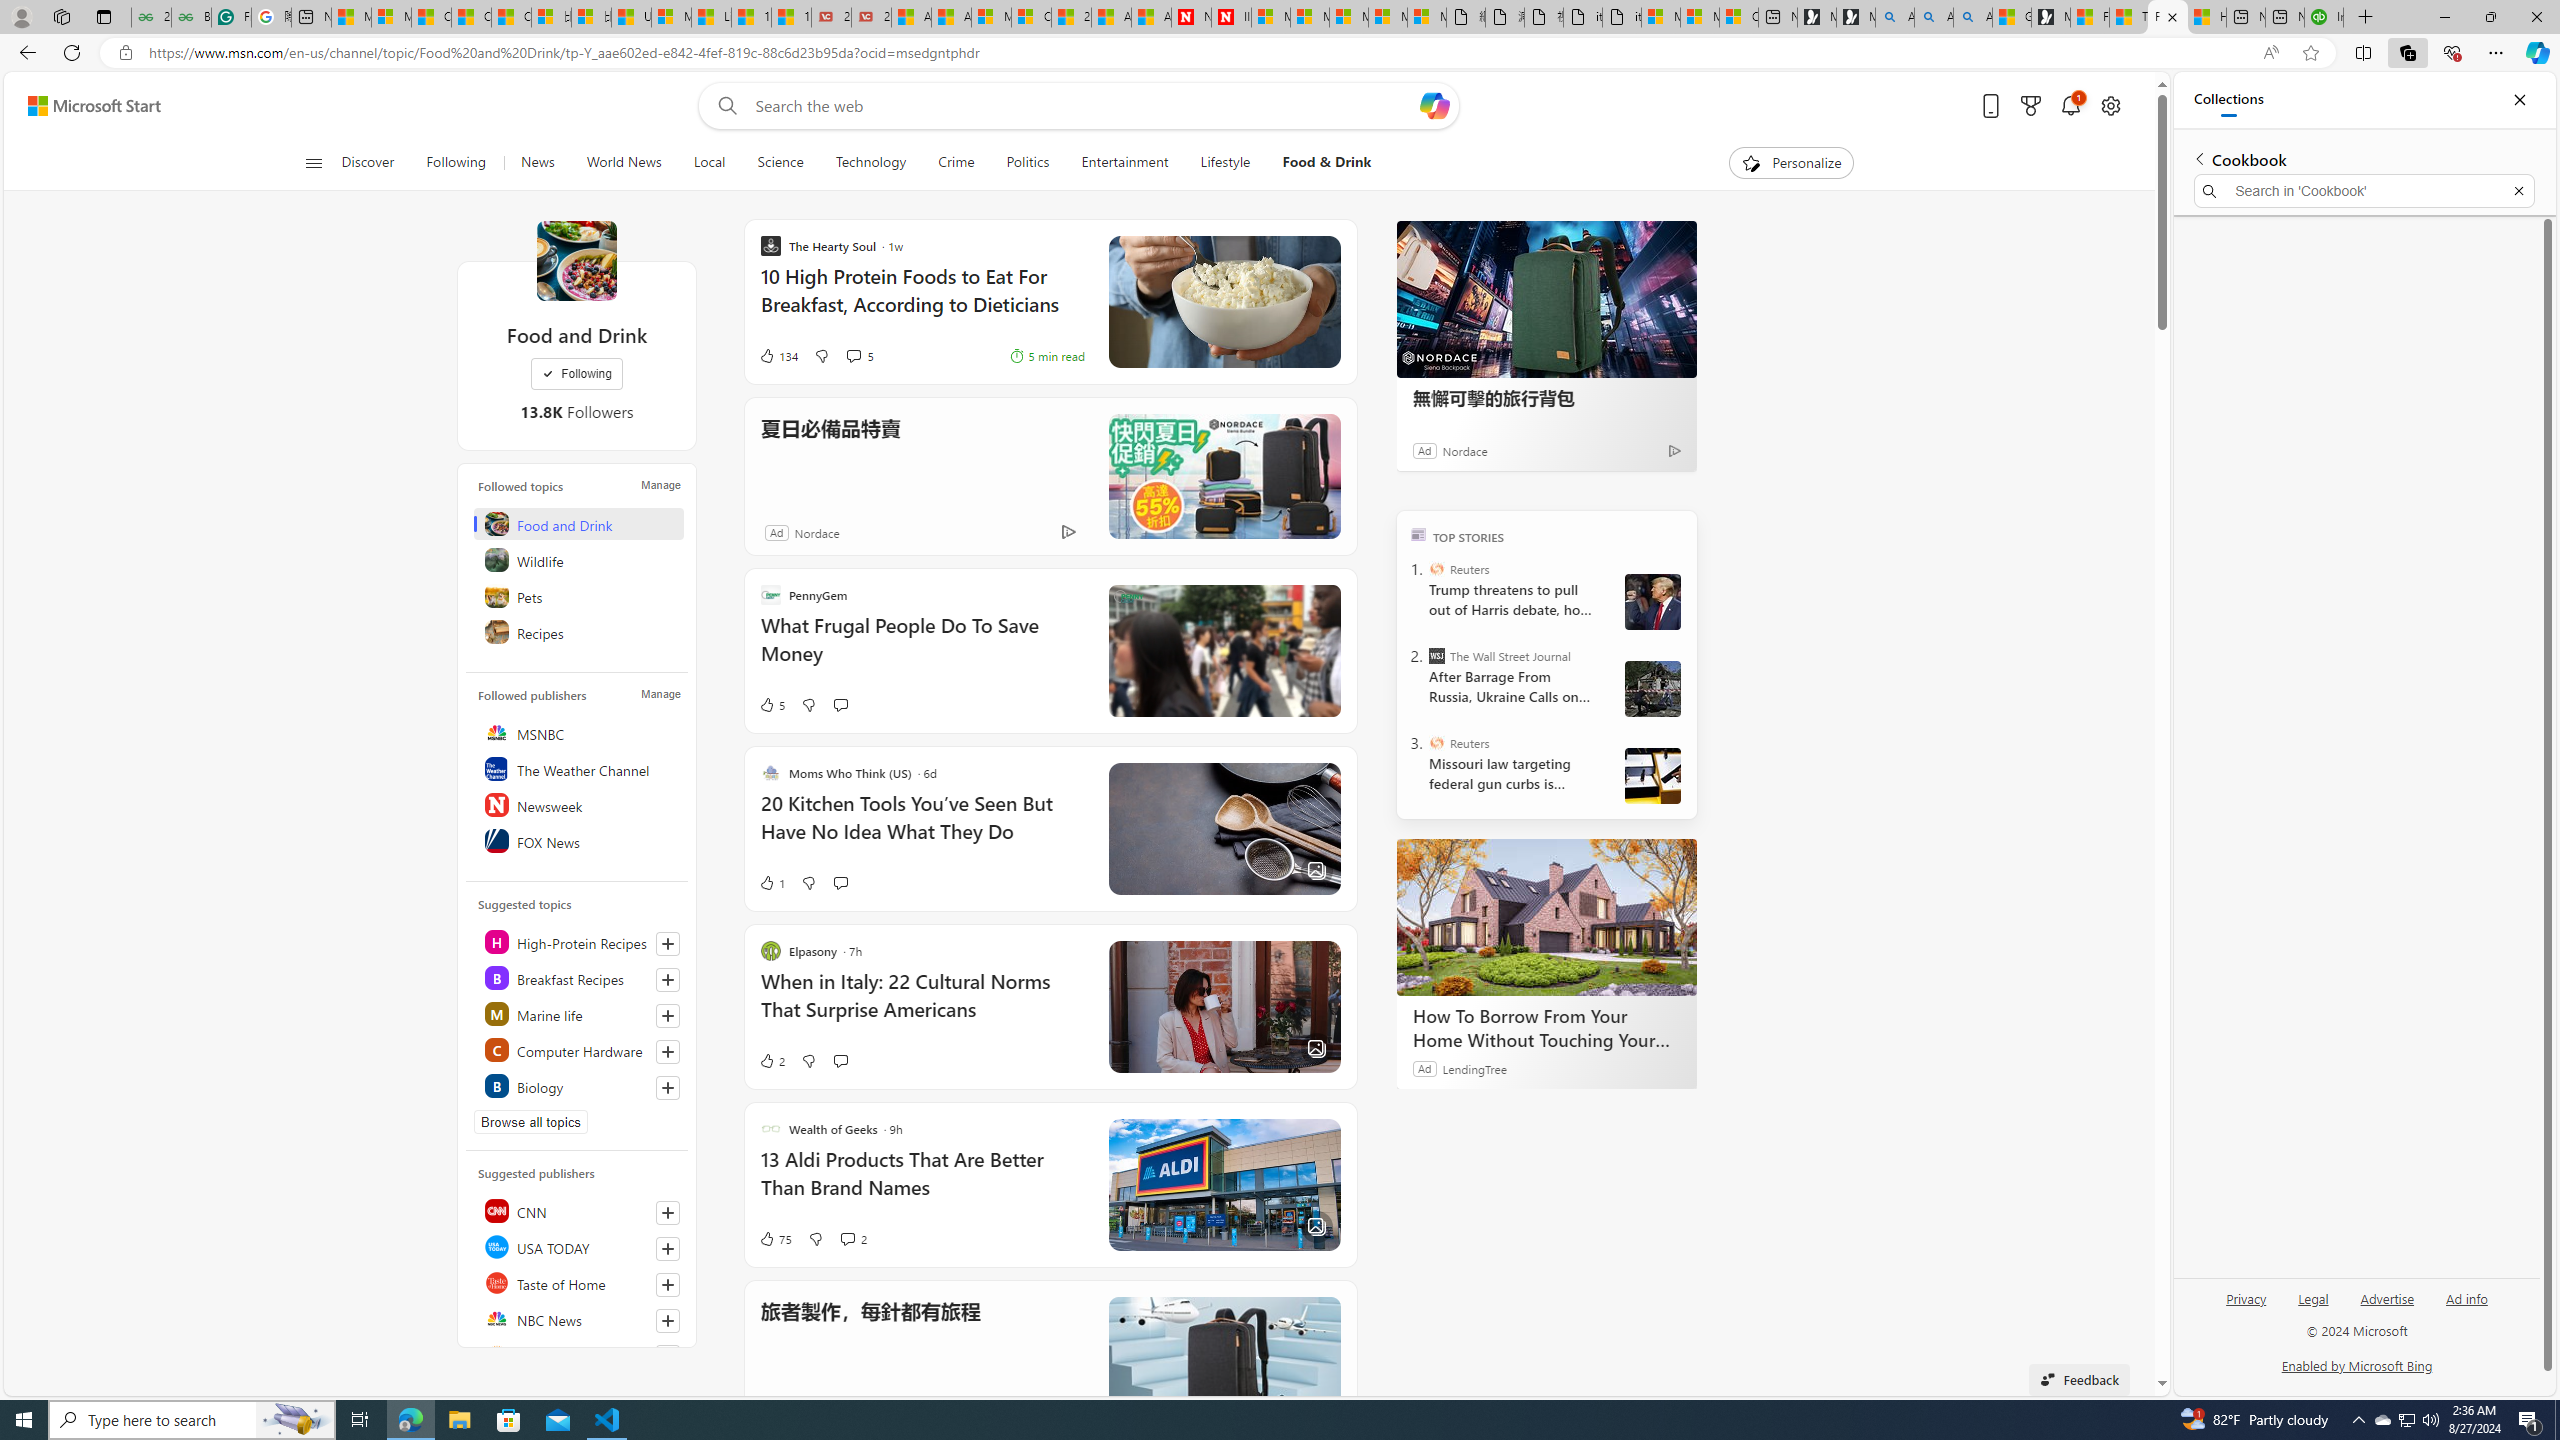 This screenshot has width=2560, height=1440. Describe the element at coordinates (1418, 532) in the screenshot. I see `'TOP'` at that location.